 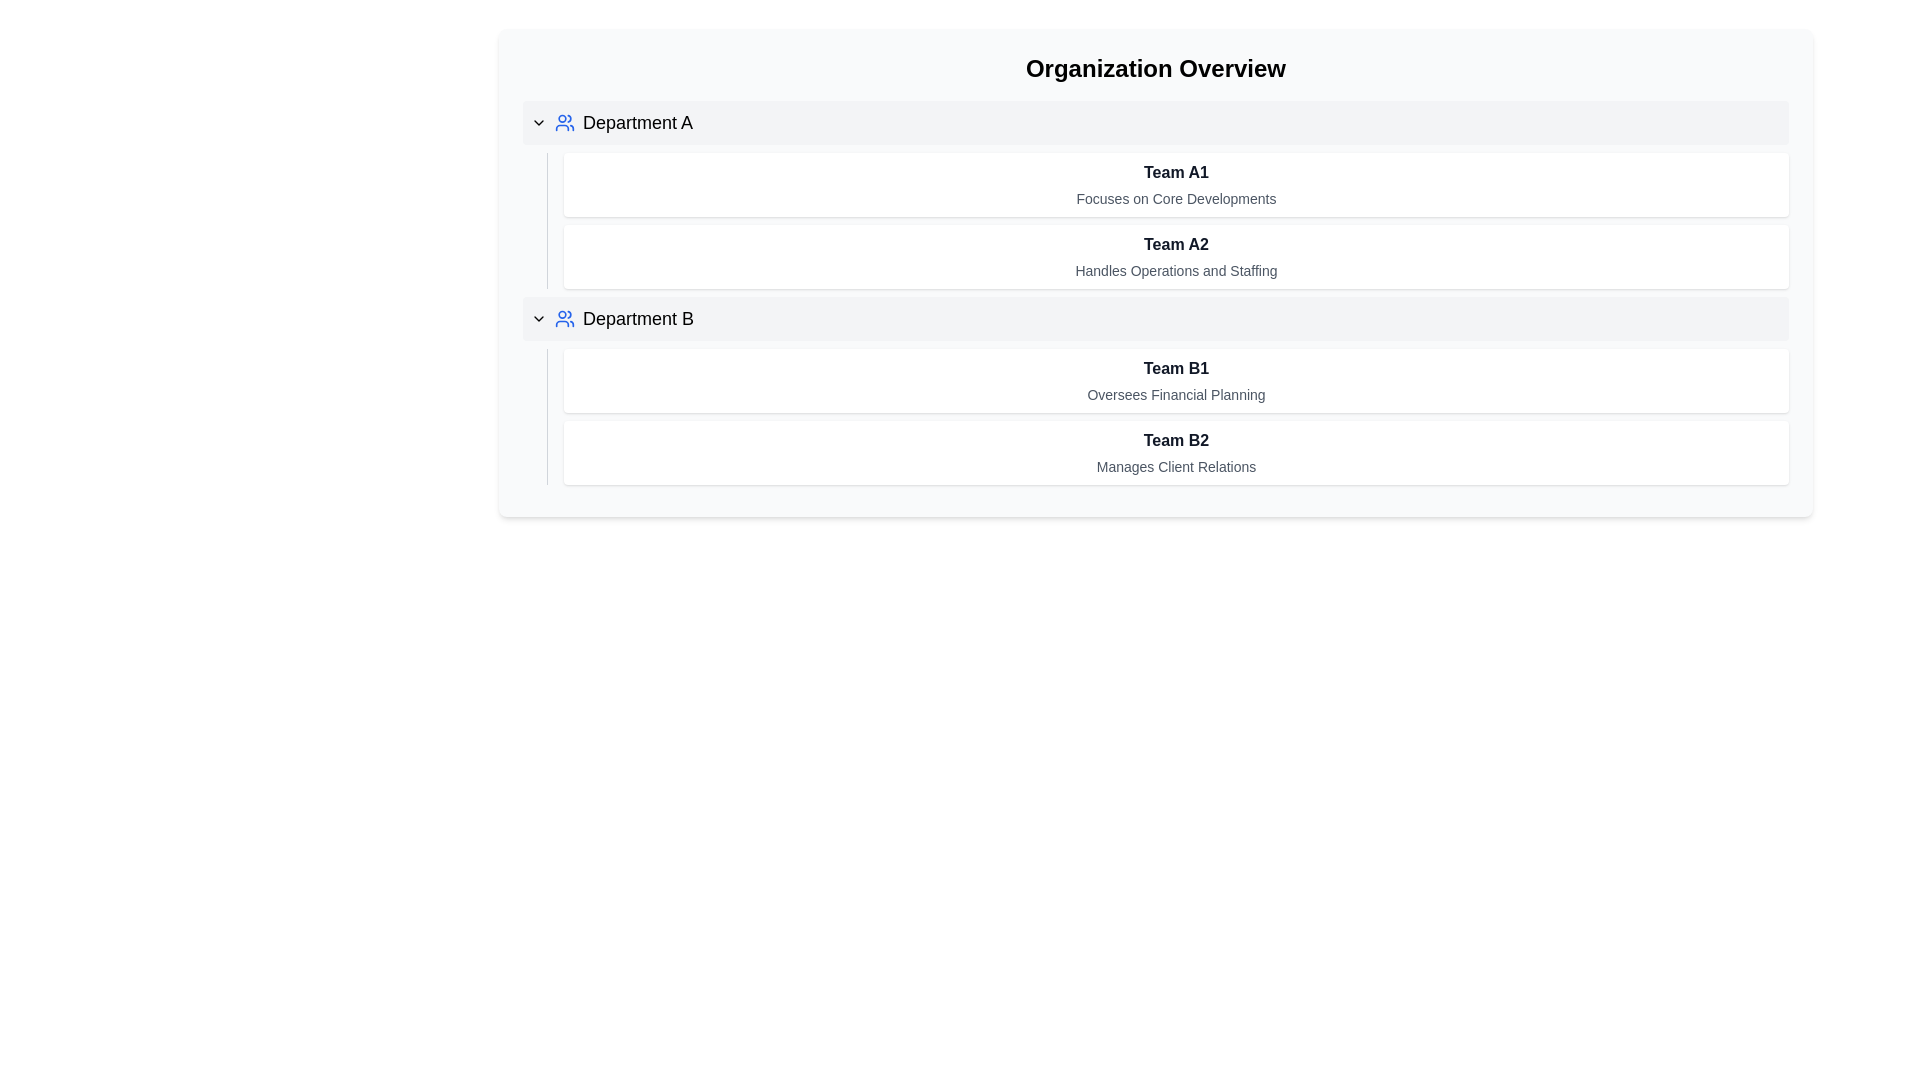 What do you see at coordinates (1176, 369) in the screenshot?
I see `the static text label identifying 'Team B1' located in the second department section titled 'Department B', which is positioned above 'Oversees Financial Planning'` at bounding box center [1176, 369].